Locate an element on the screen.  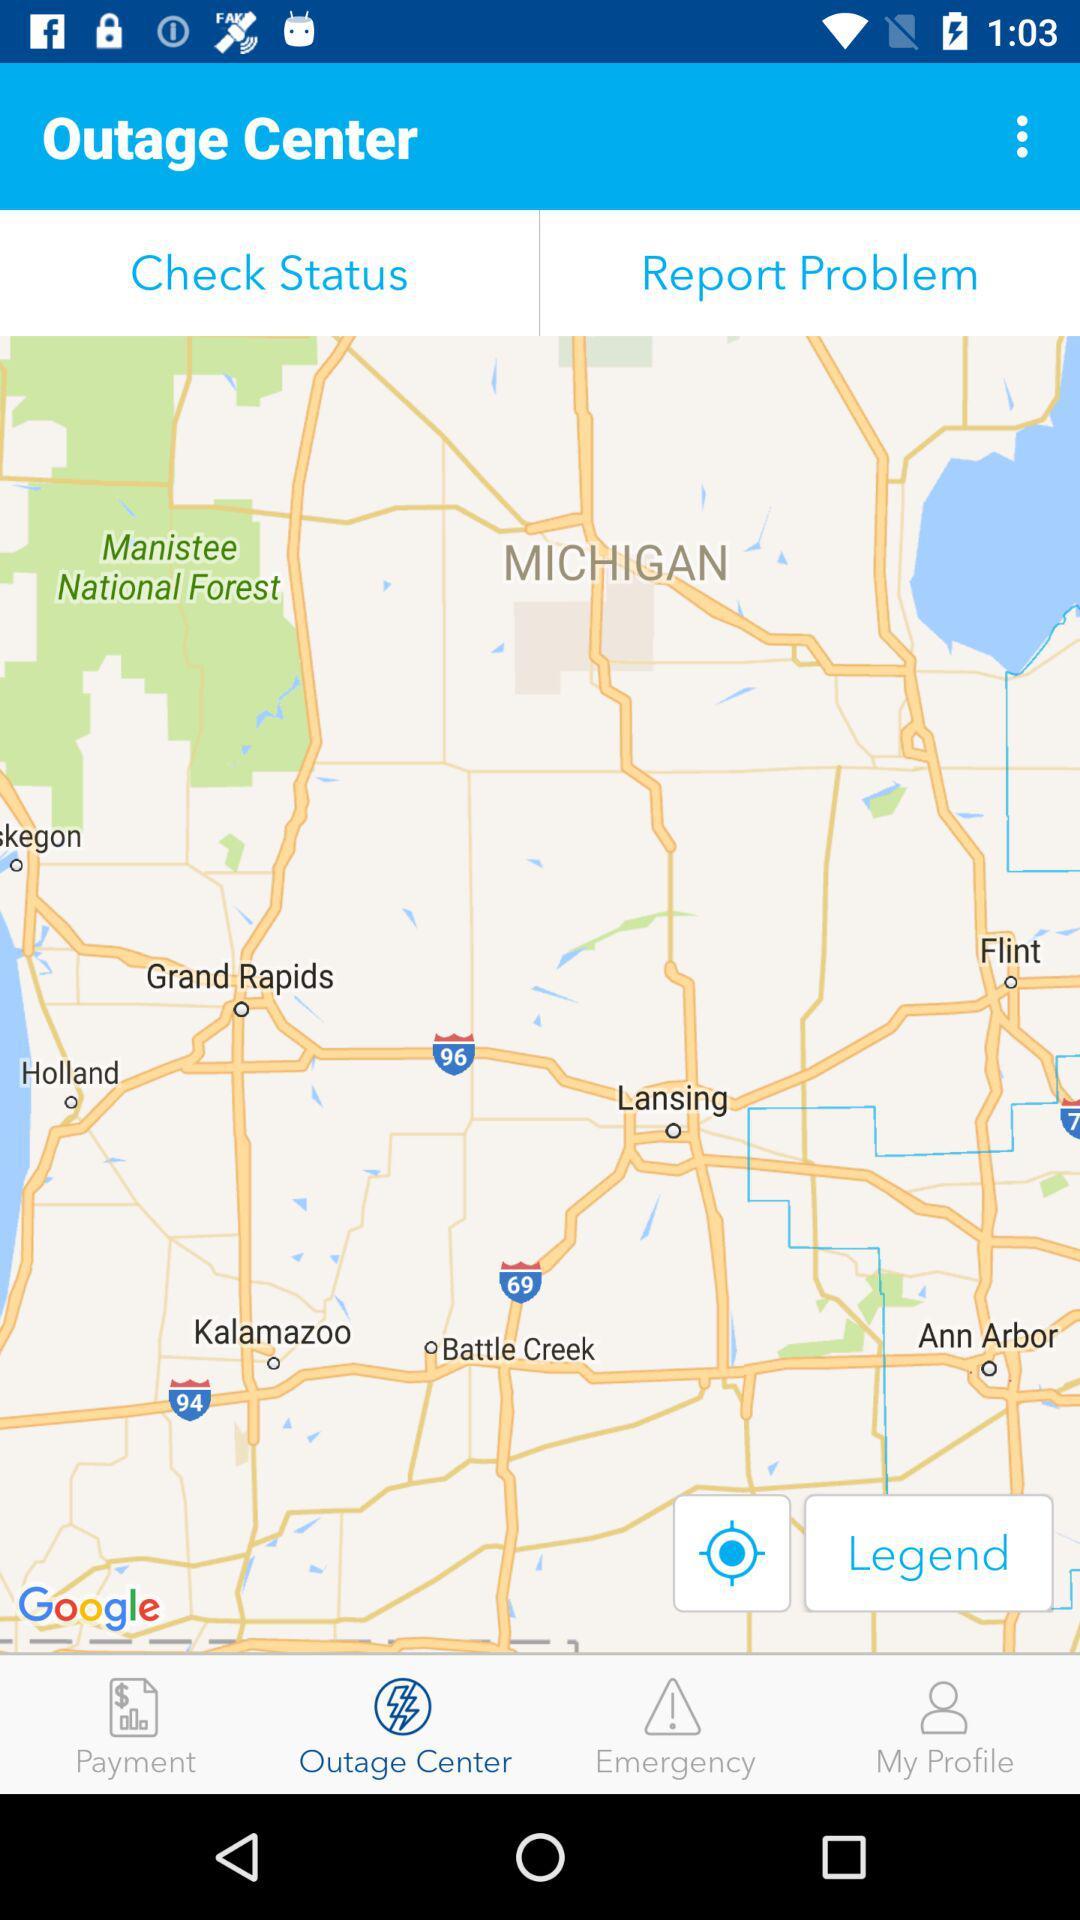
the icon below the check status item is located at coordinates (540, 994).